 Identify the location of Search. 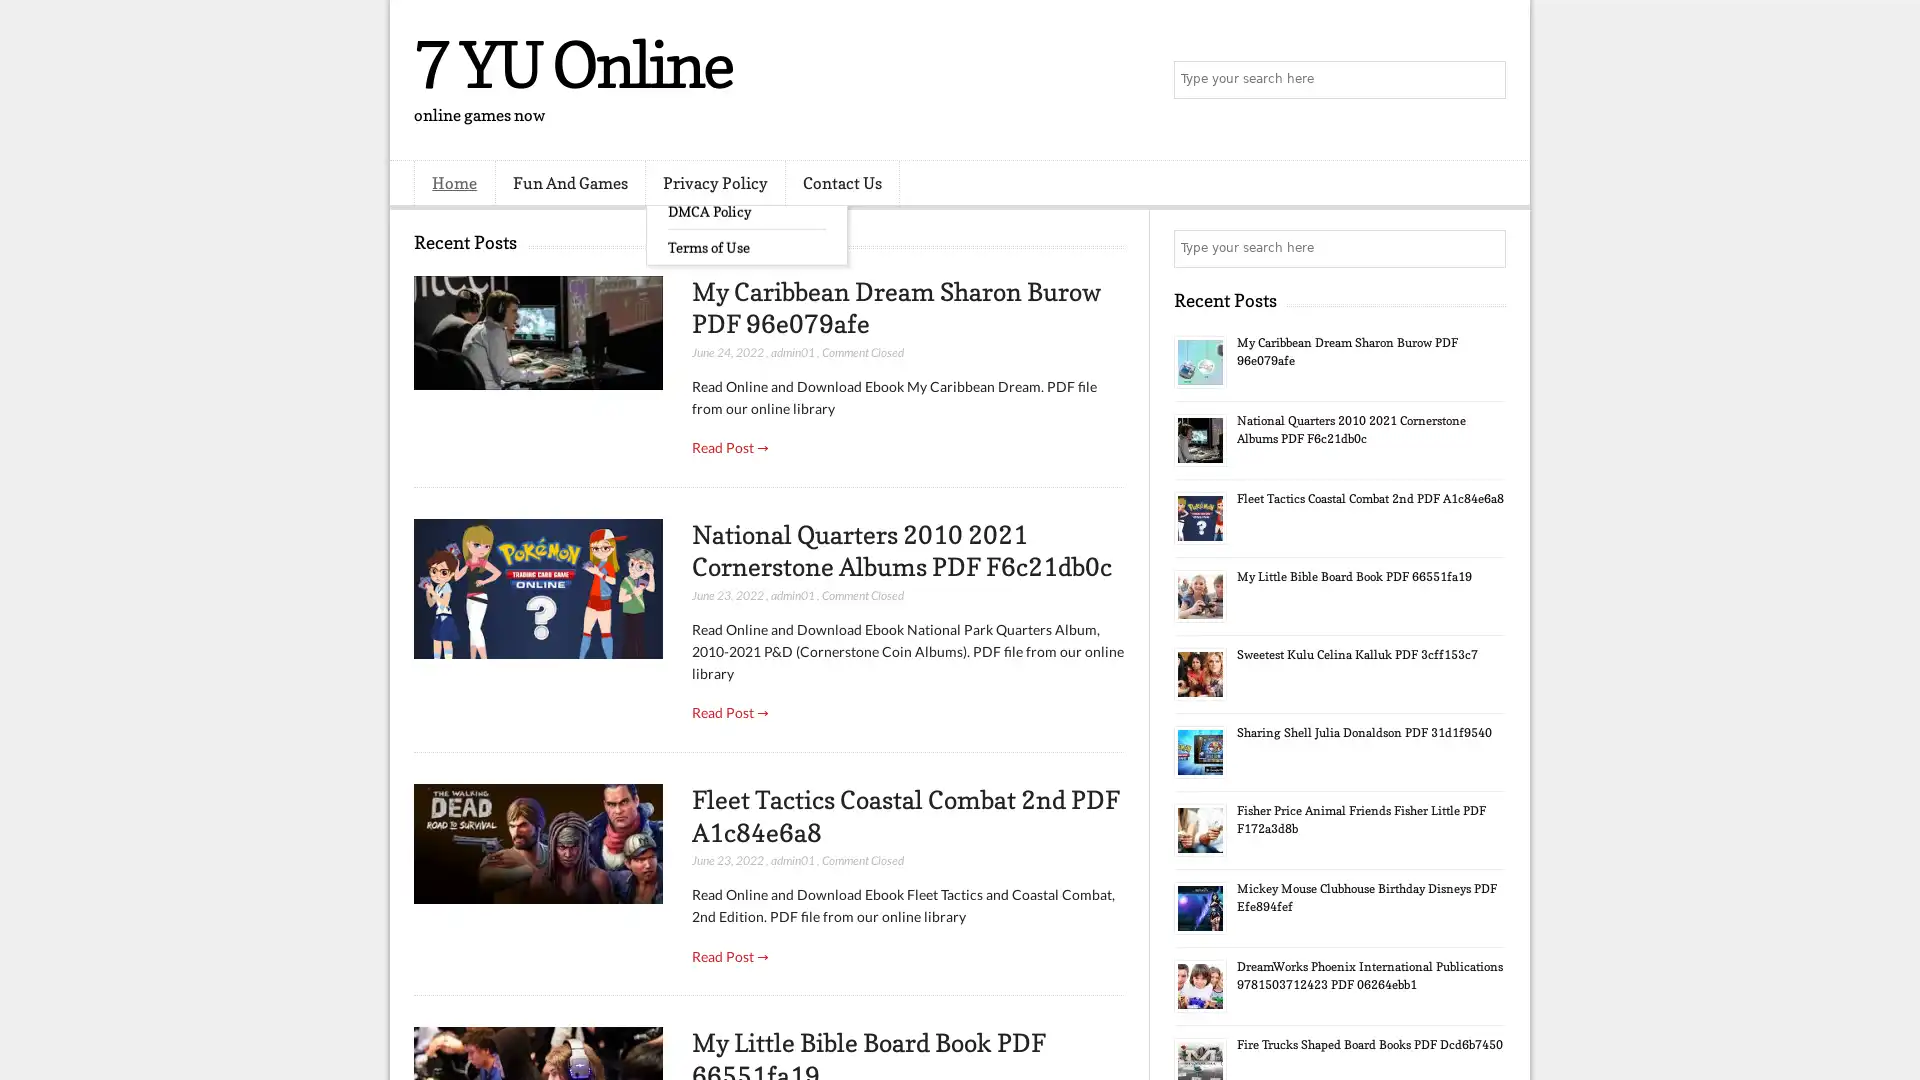
(1485, 248).